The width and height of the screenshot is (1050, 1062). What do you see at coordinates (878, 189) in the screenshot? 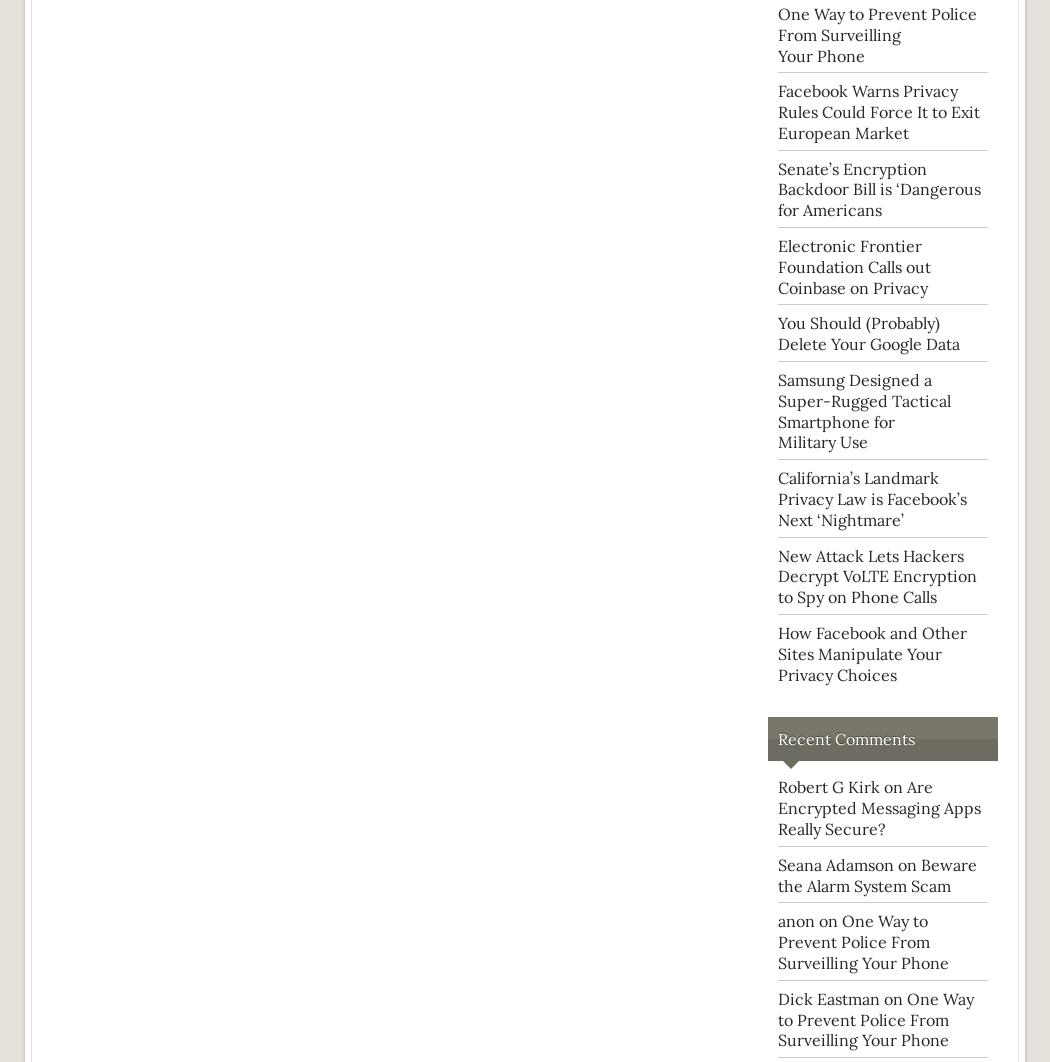
I see `'Senate’s Encryption Backdoor Bill is ‘Dangerous for Americans'` at bounding box center [878, 189].